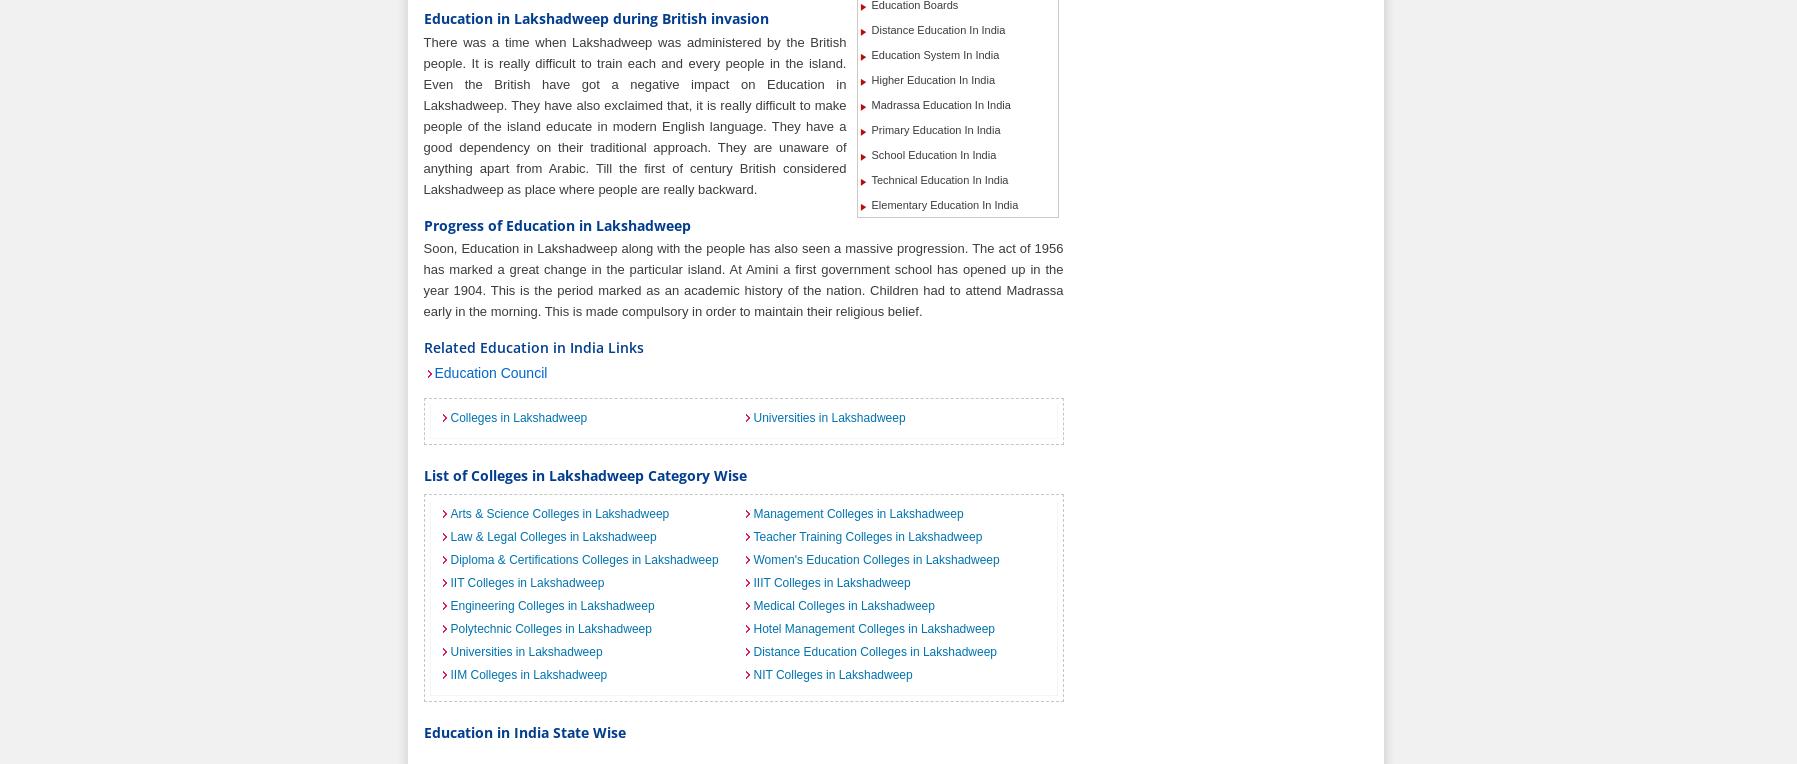  What do you see at coordinates (934, 55) in the screenshot?
I see `'Education System In India'` at bounding box center [934, 55].